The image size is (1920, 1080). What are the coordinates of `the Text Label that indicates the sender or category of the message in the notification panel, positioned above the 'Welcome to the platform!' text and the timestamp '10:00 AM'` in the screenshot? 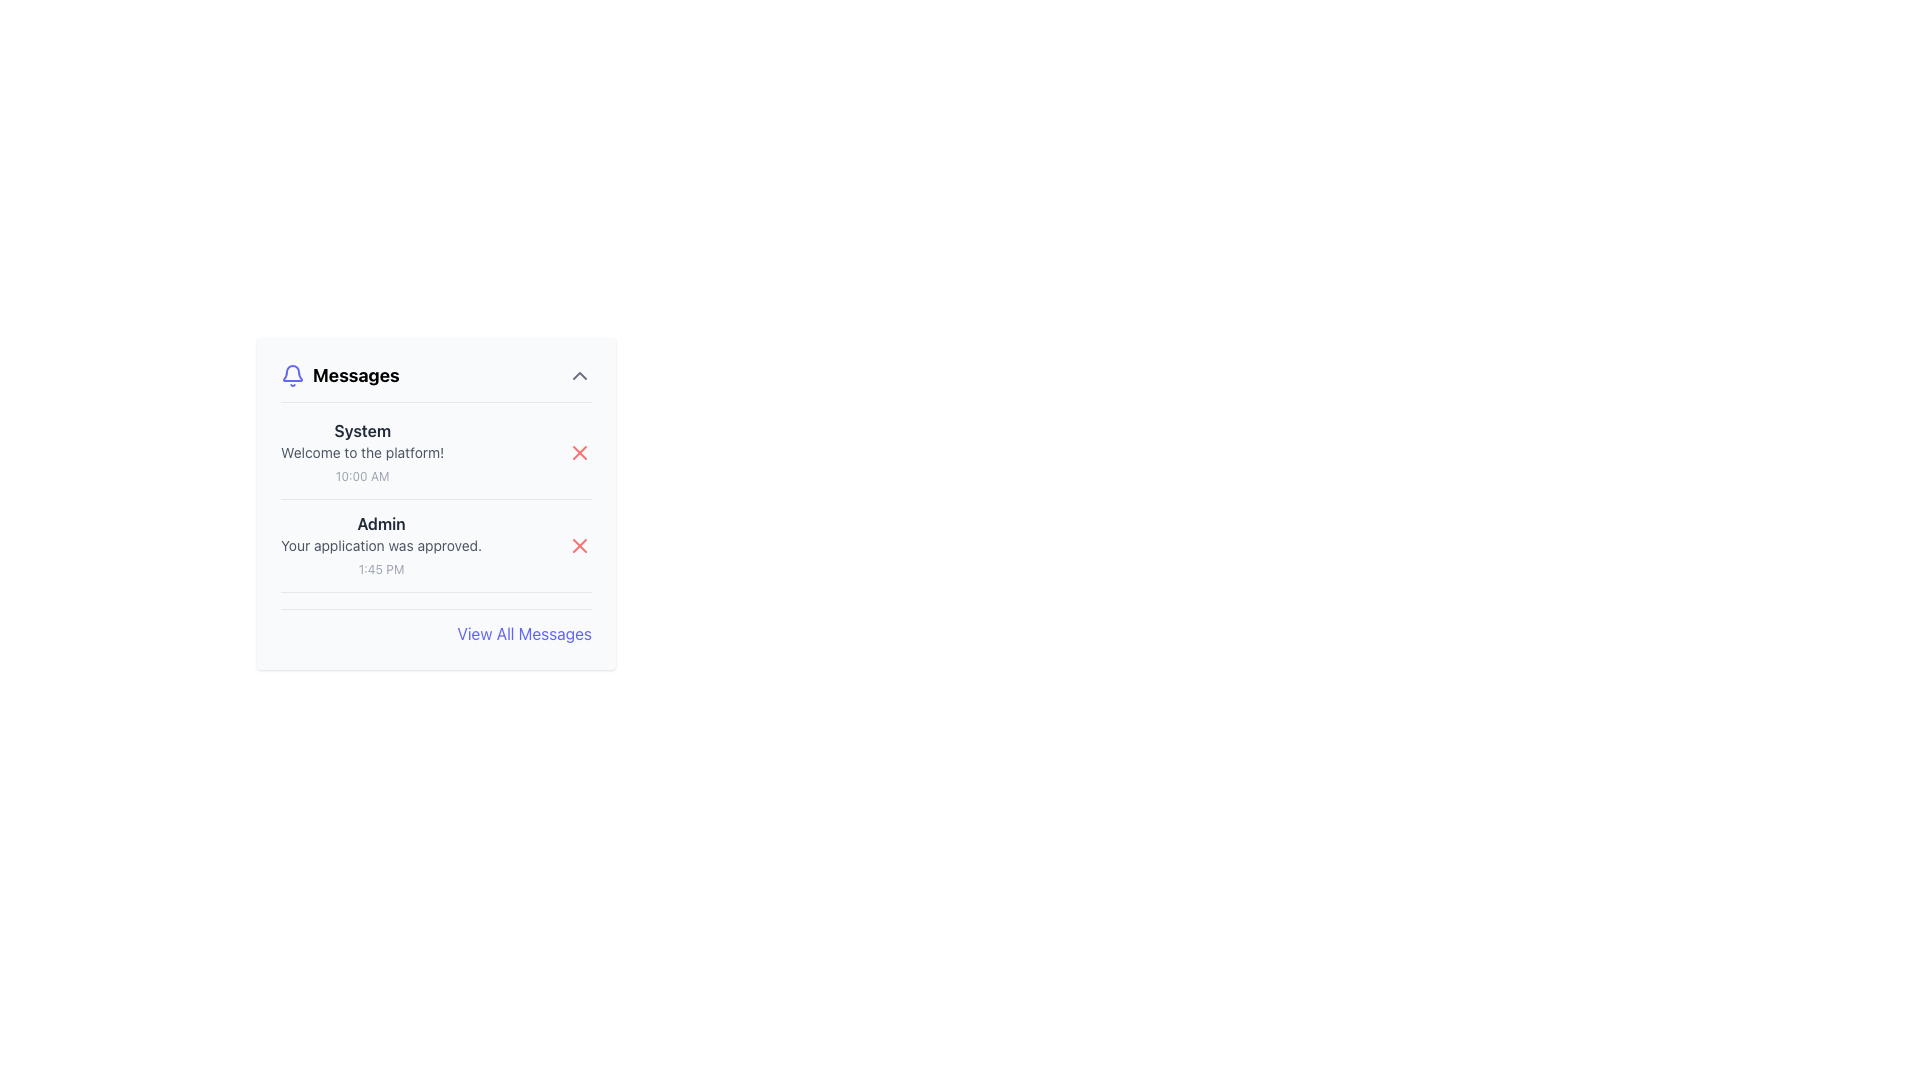 It's located at (362, 430).